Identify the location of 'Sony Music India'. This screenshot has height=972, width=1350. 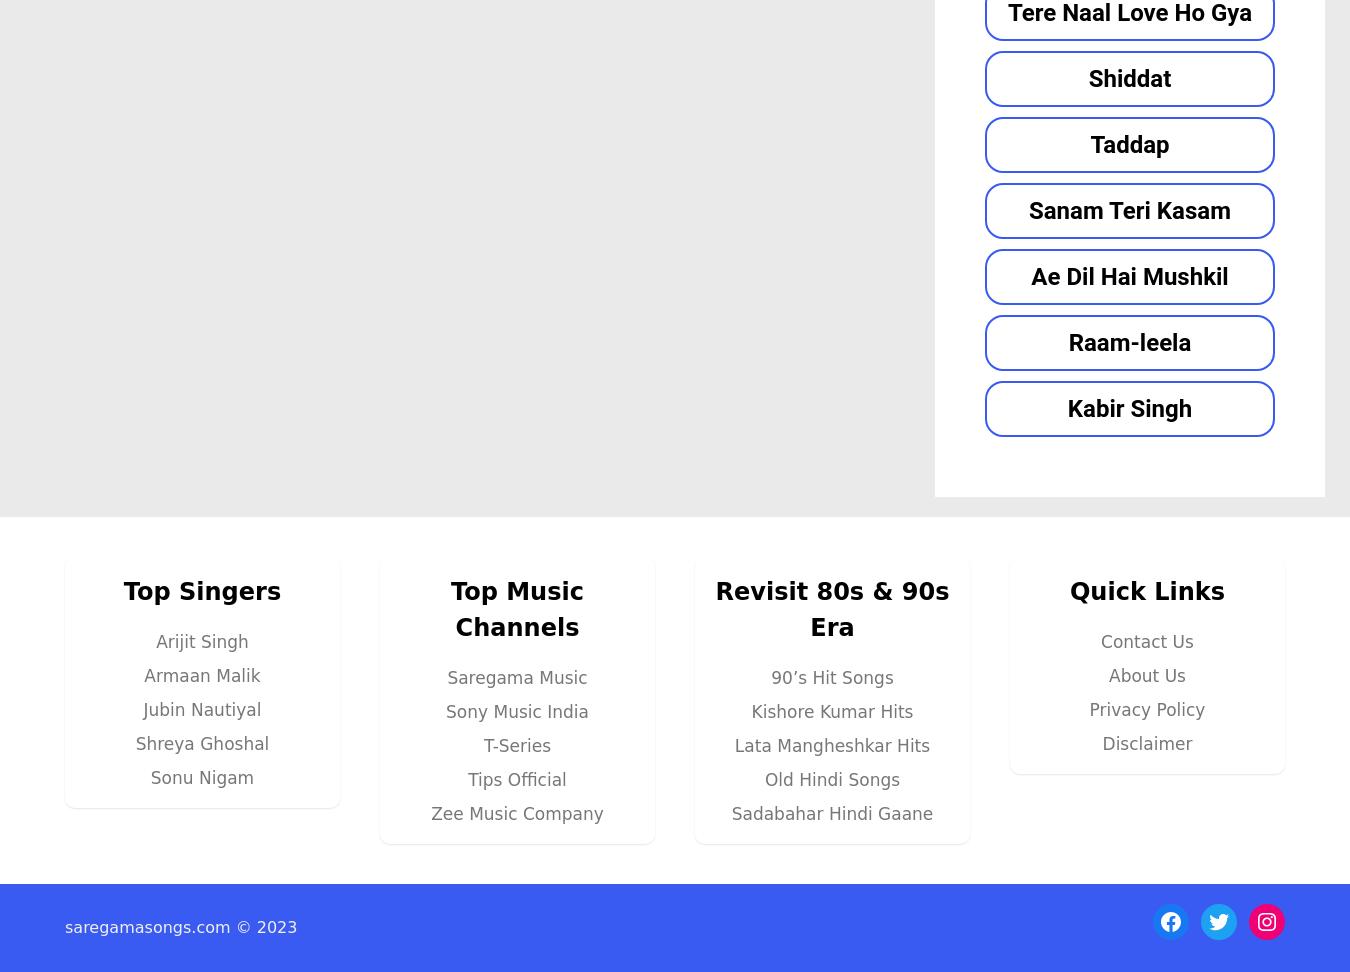
(516, 710).